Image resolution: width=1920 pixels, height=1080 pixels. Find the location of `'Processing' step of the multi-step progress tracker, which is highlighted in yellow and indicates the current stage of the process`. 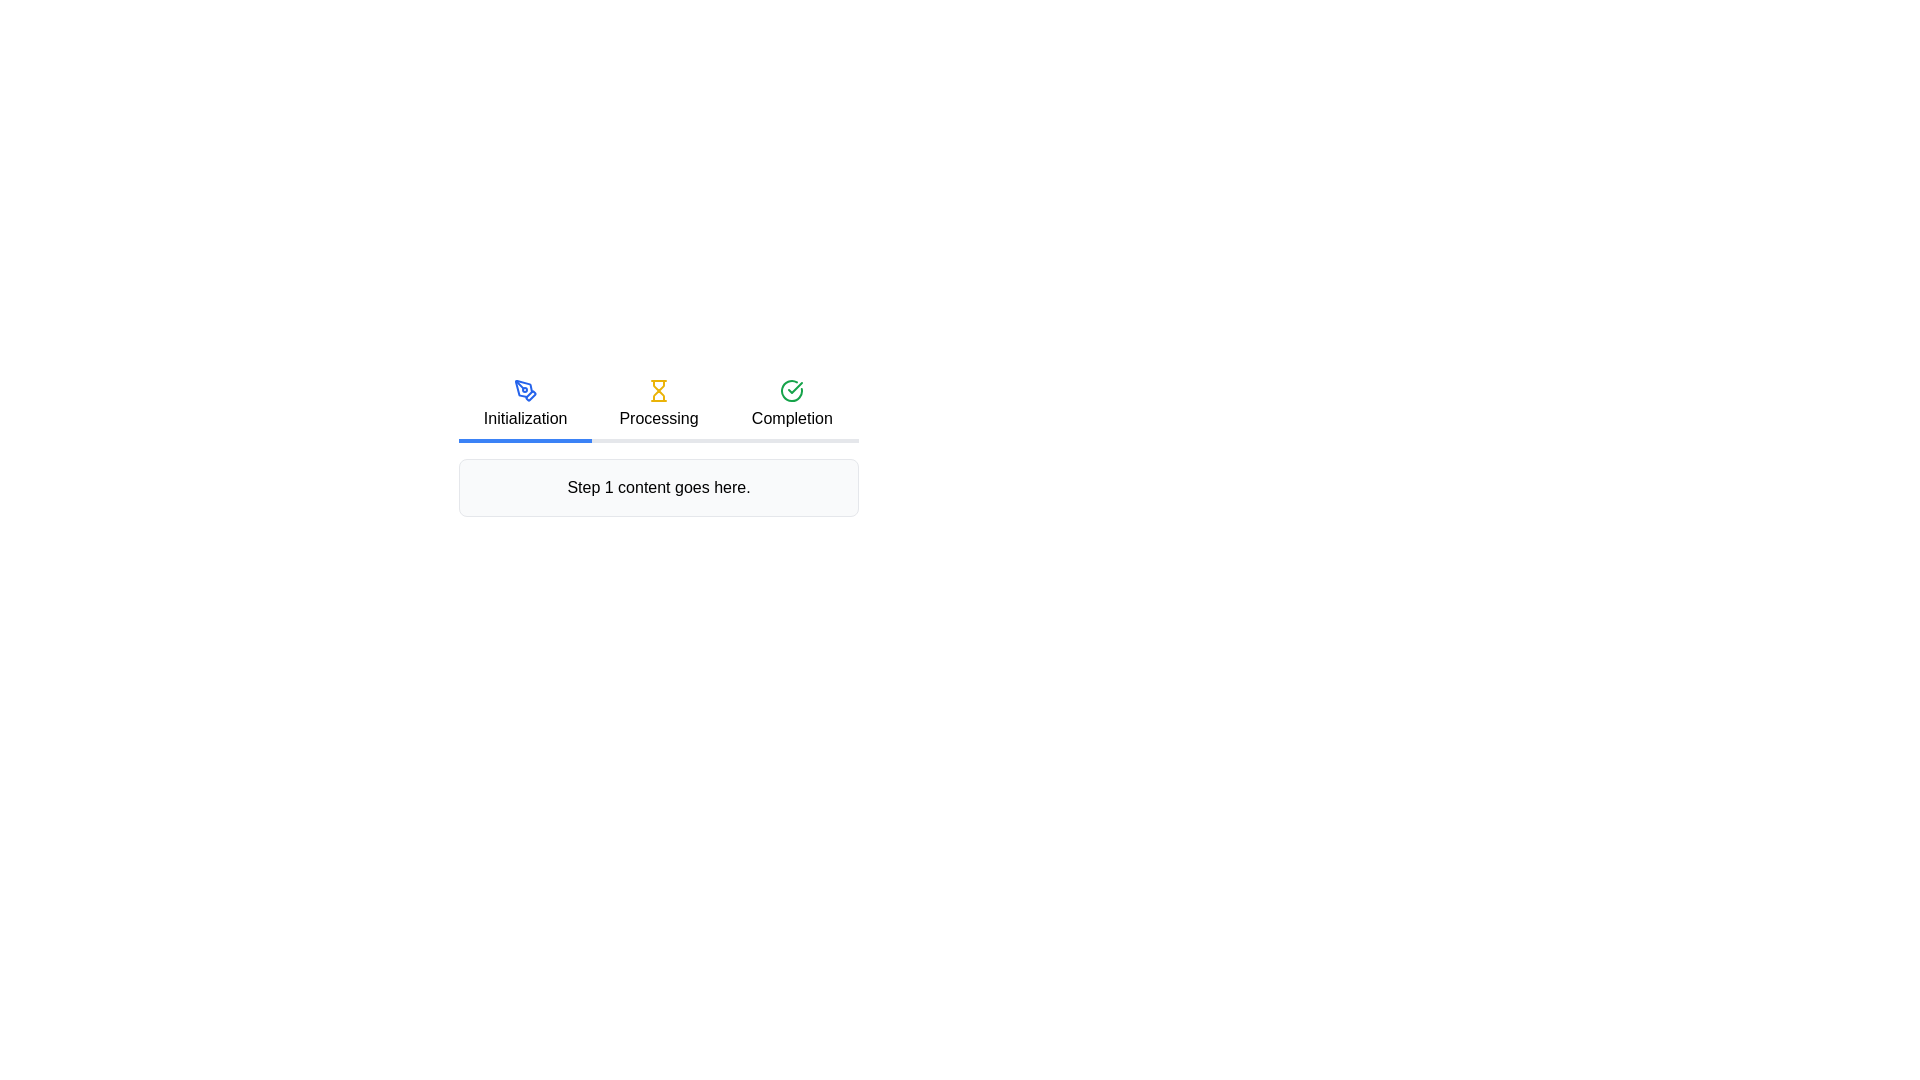

'Processing' step of the multi-step progress tracker, which is highlighted in yellow and indicates the current stage of the process is located at coordinates (658, 406).